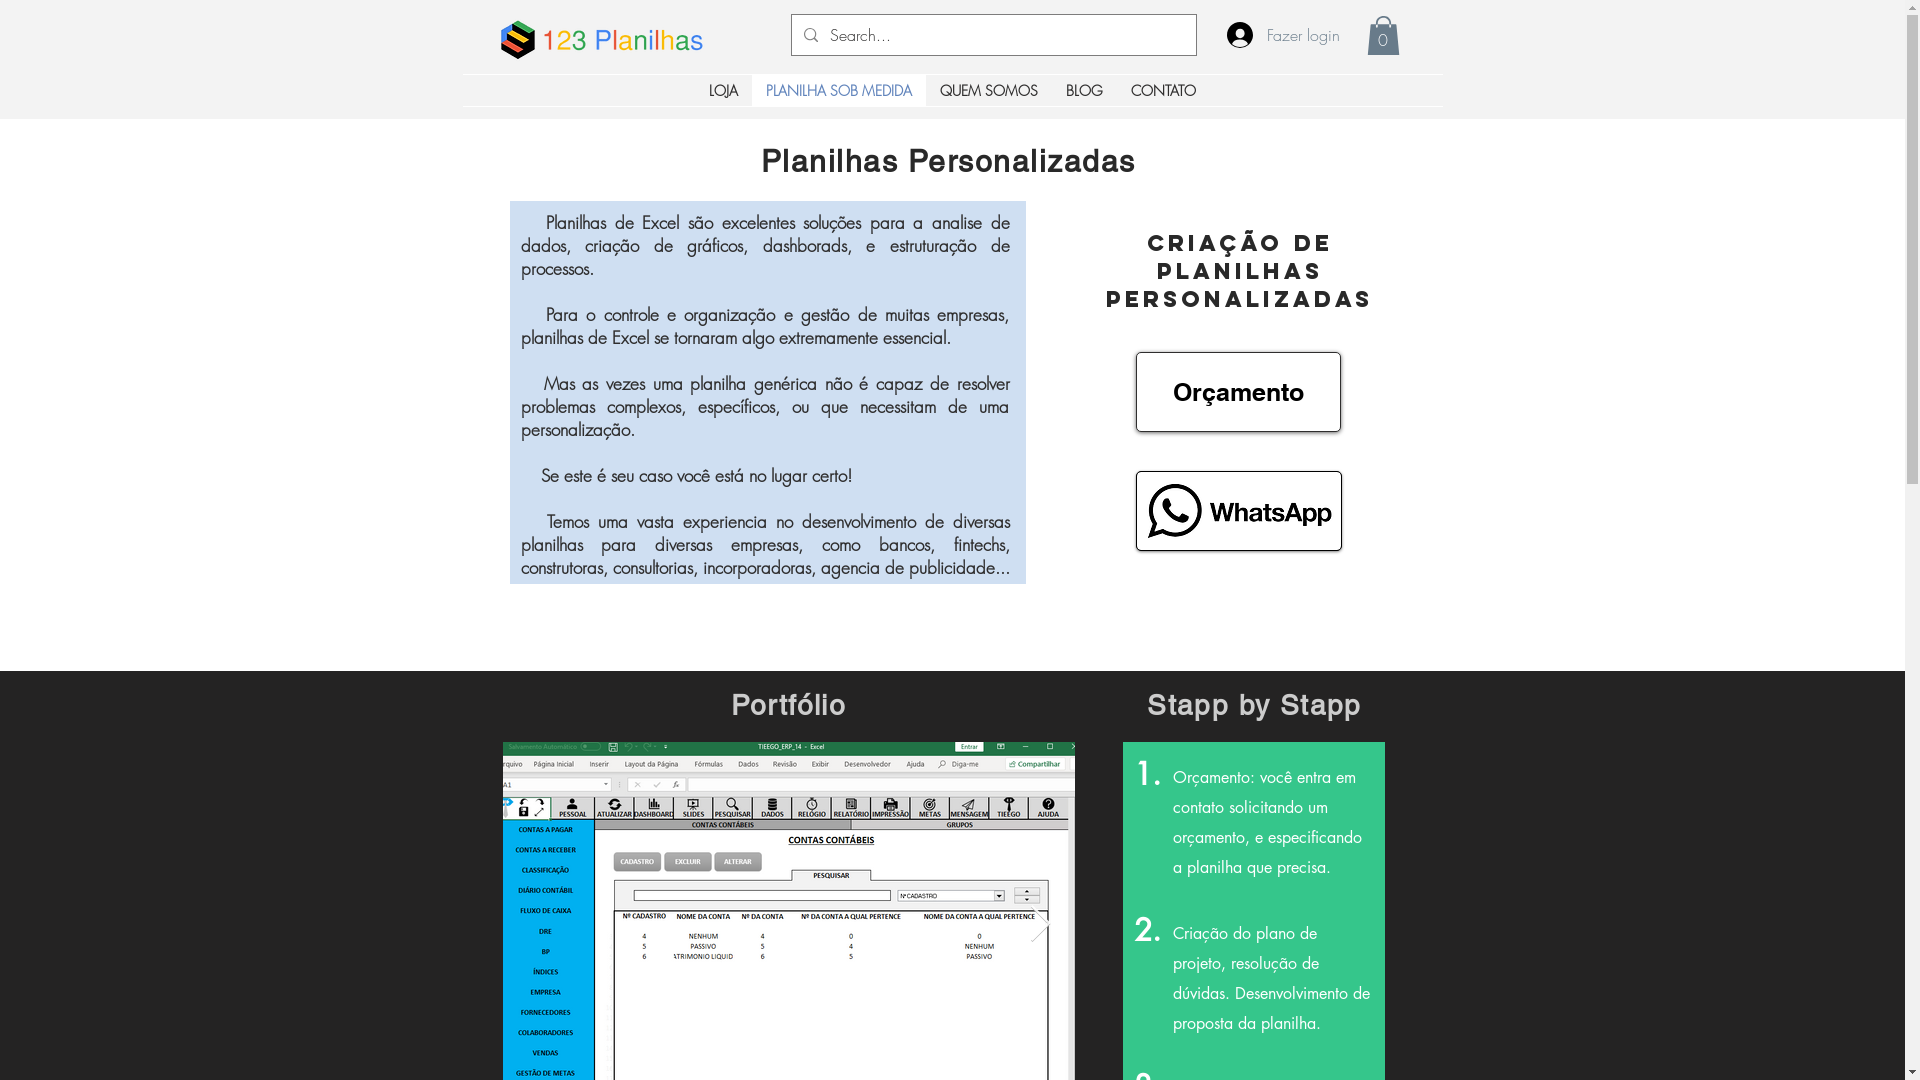  Describe the element at coordinates (839, 90) in the screenshot. I see `'PLANILHA SOB MEDIDA'` at that location.